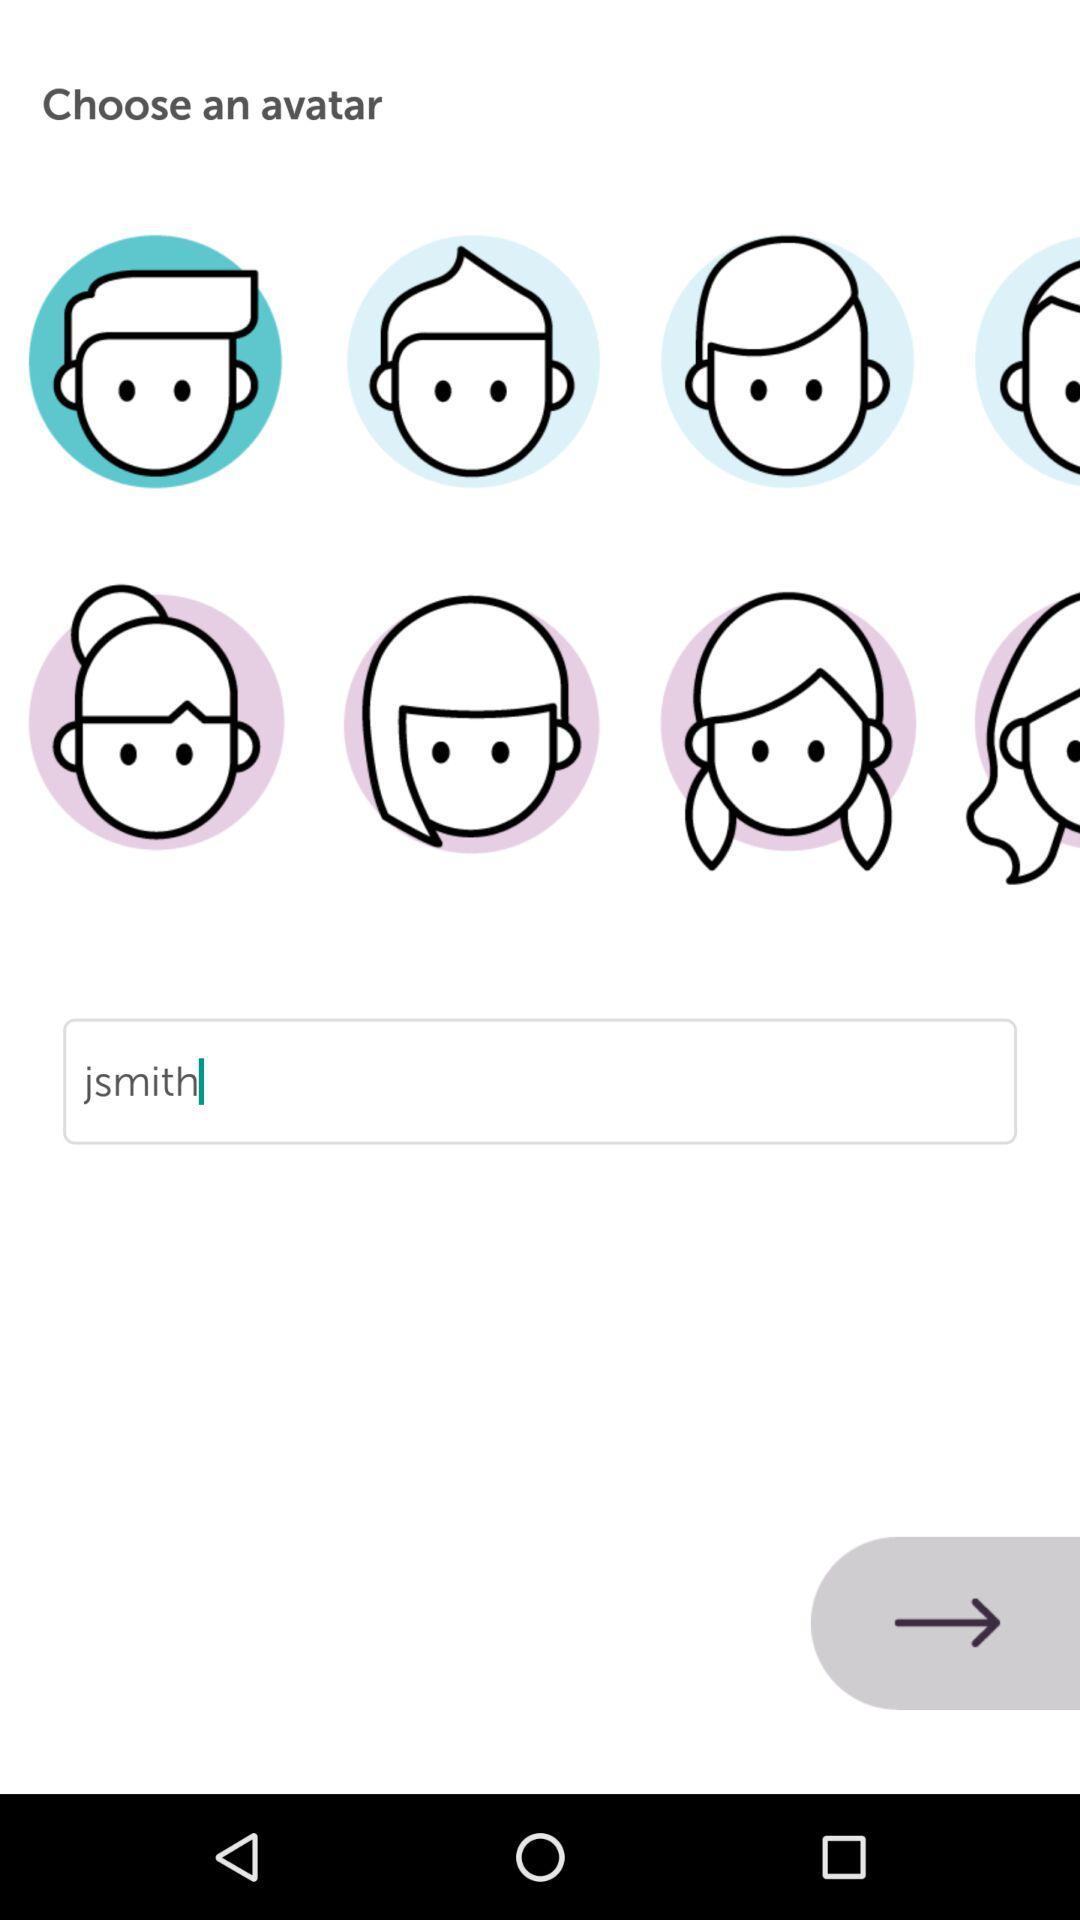  What do you see at coordinates (156, 752) in the screenshot?
I see `a character` at bounding box center [156, 752].